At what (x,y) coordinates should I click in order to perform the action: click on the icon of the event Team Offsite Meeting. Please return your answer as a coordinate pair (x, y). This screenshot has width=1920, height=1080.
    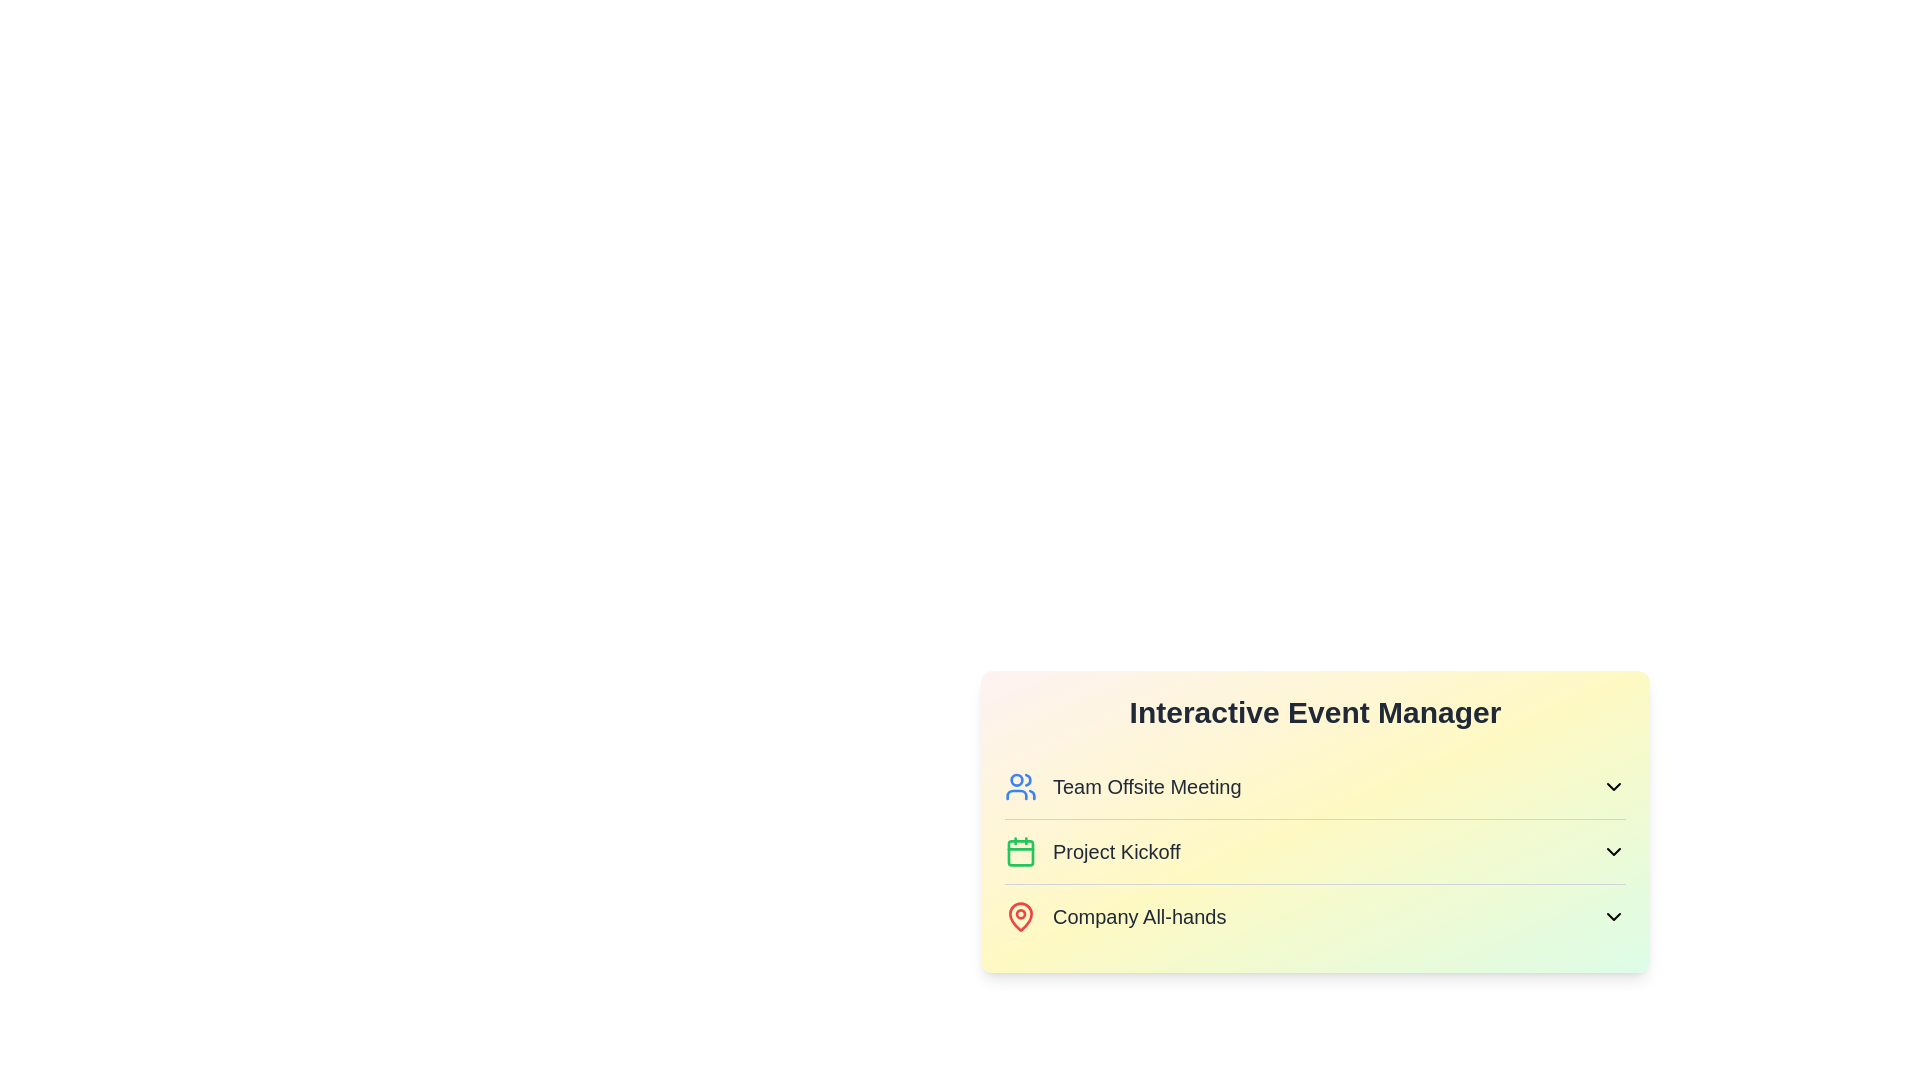
    Looking at the image, I should click on (1021, 785).